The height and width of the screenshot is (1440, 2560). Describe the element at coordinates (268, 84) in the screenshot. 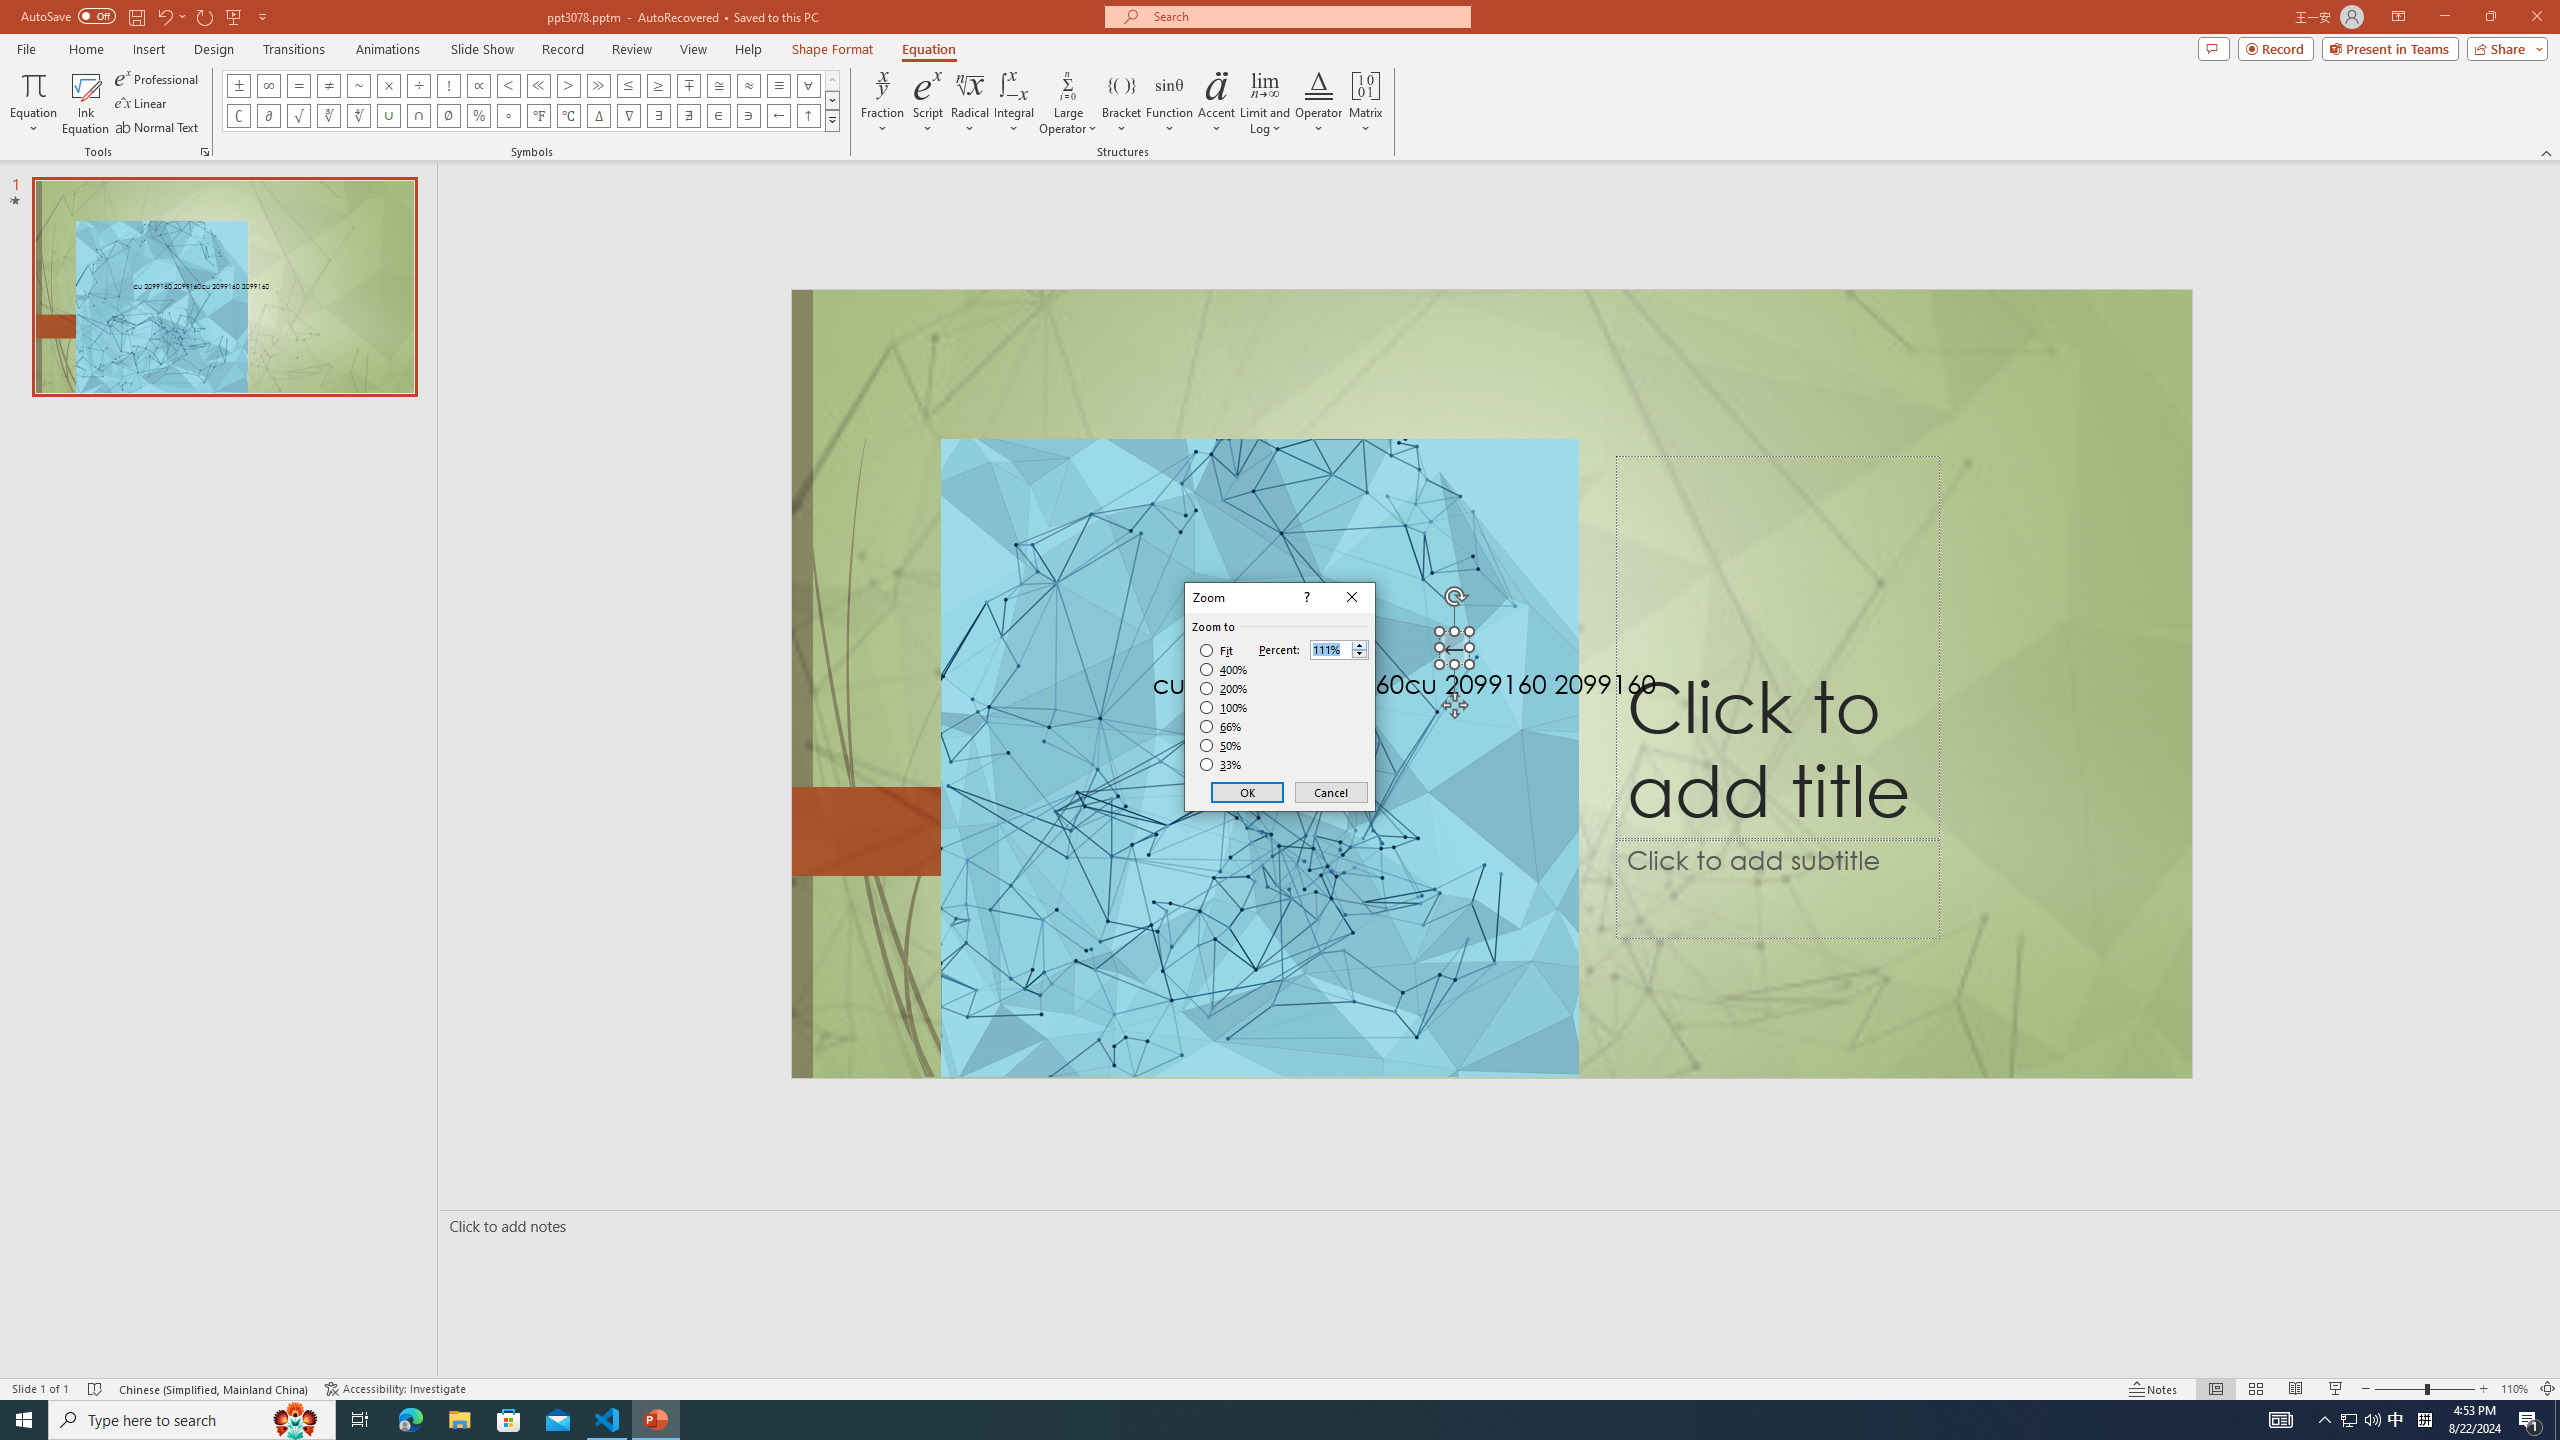

I see `'Equation Symbol Infinity'` at that location.